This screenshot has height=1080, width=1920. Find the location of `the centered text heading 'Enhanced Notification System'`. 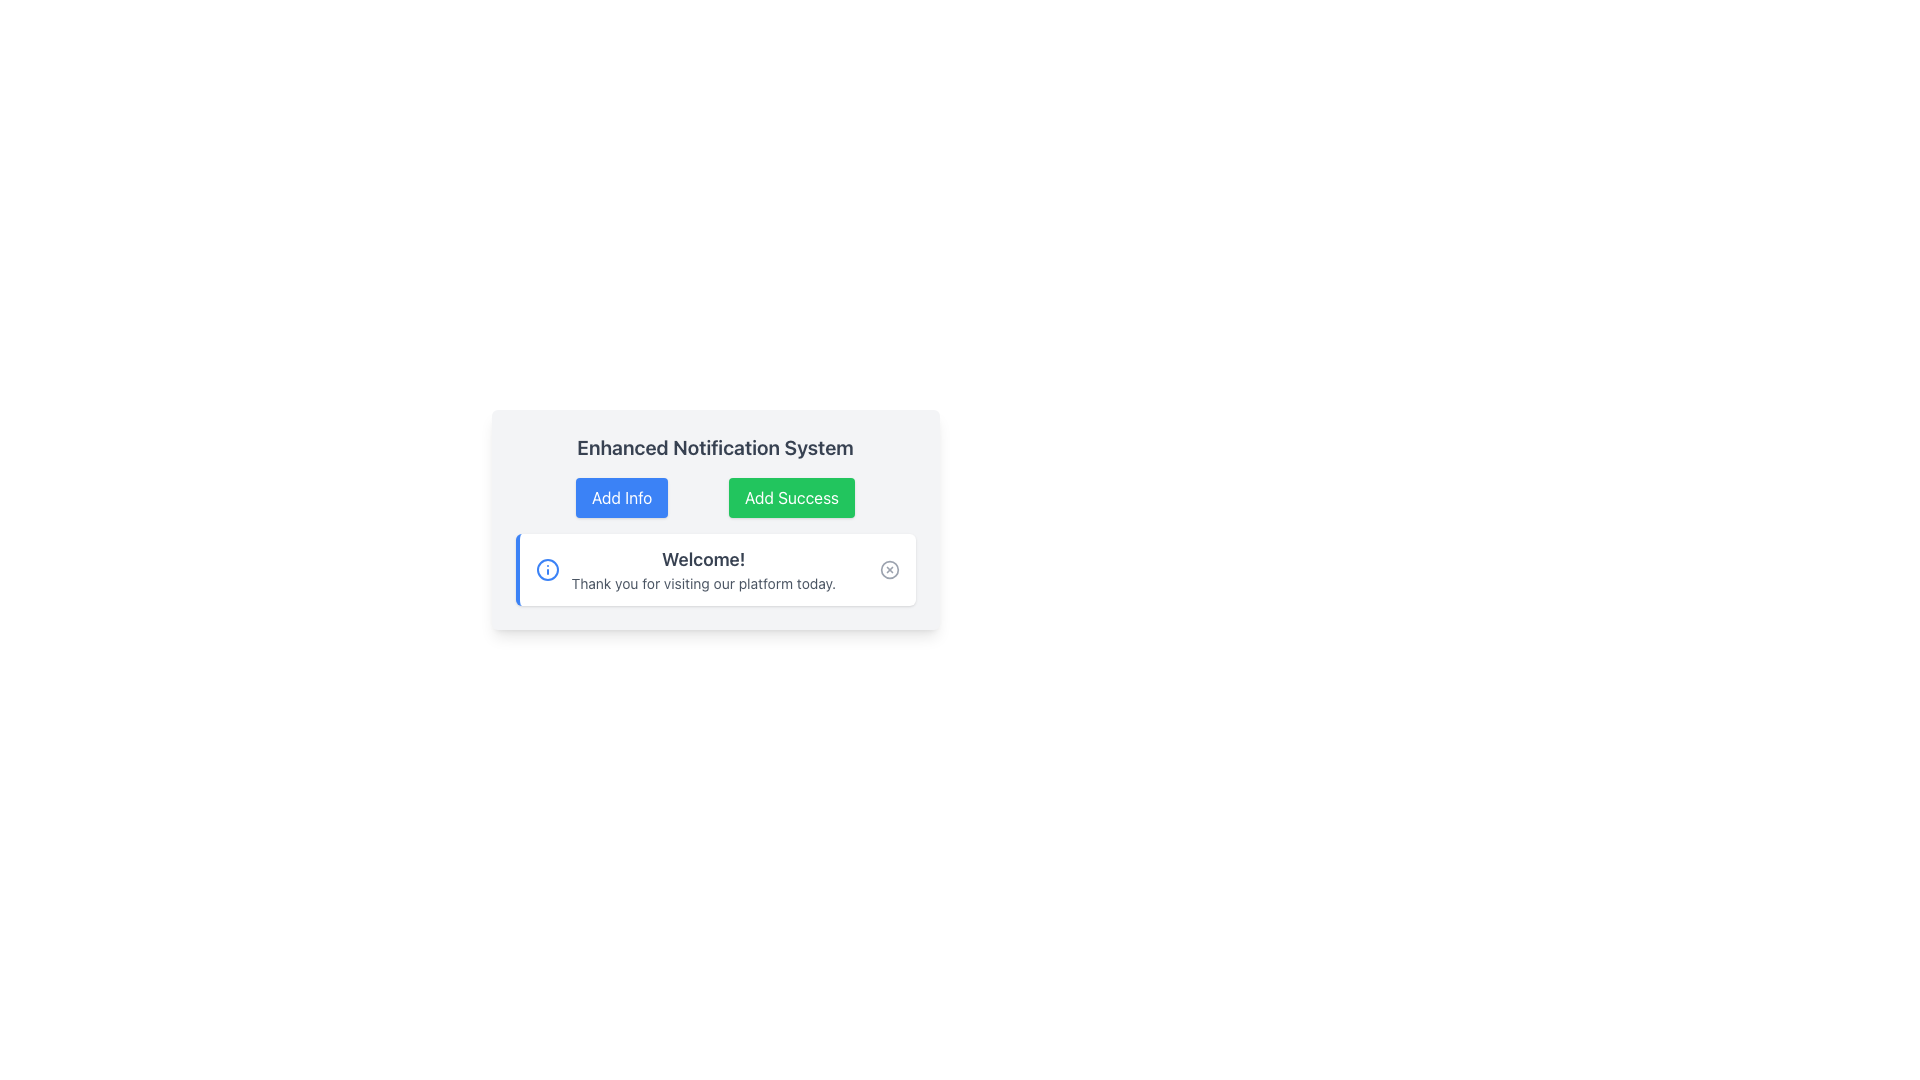

the centered text heading 'Enhanced Notification System' is located at coordinates (715, 446).